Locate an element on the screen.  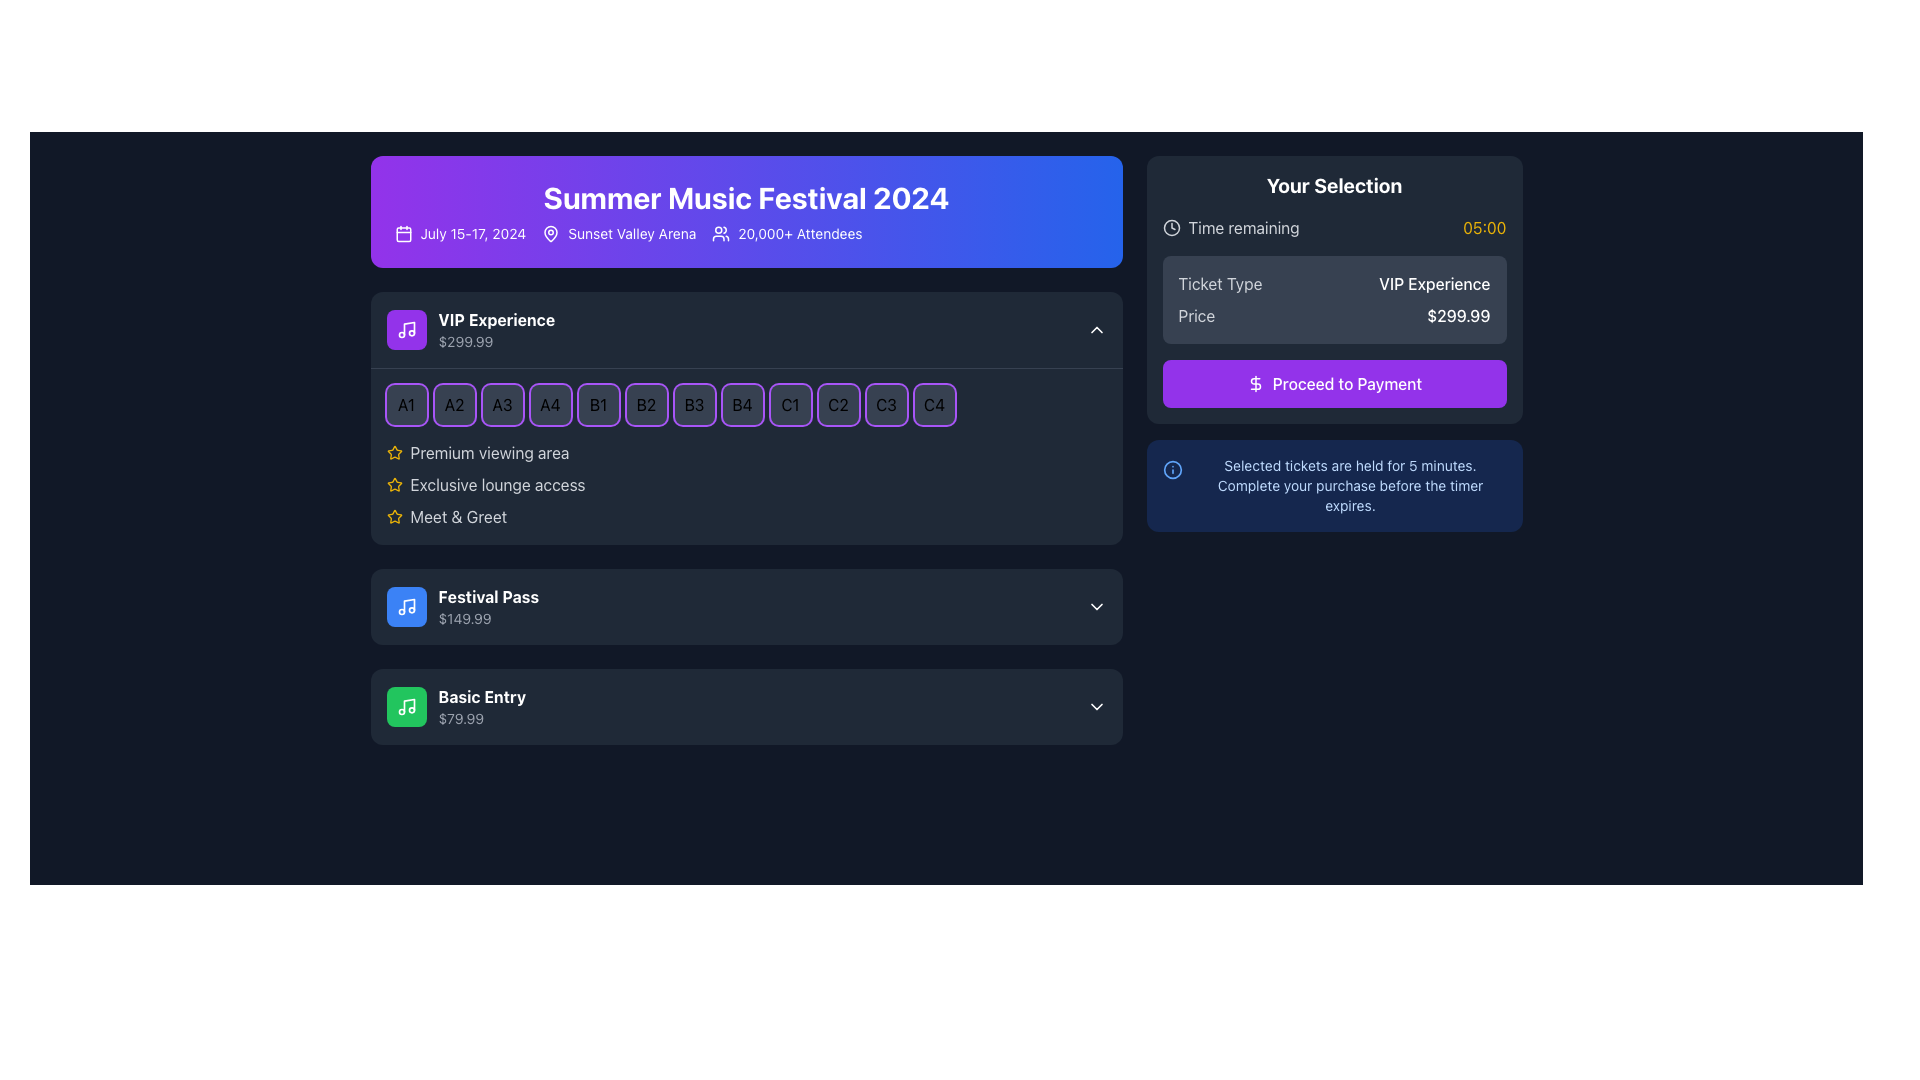
to select the 'VIP Experience' ticket option, which is represented by a purple square icon with a musical note and the text '$299.99'. This element is the first item in the ticket options list for the 'Summer Music Festival 2024' is located at coordinates (469, 329).